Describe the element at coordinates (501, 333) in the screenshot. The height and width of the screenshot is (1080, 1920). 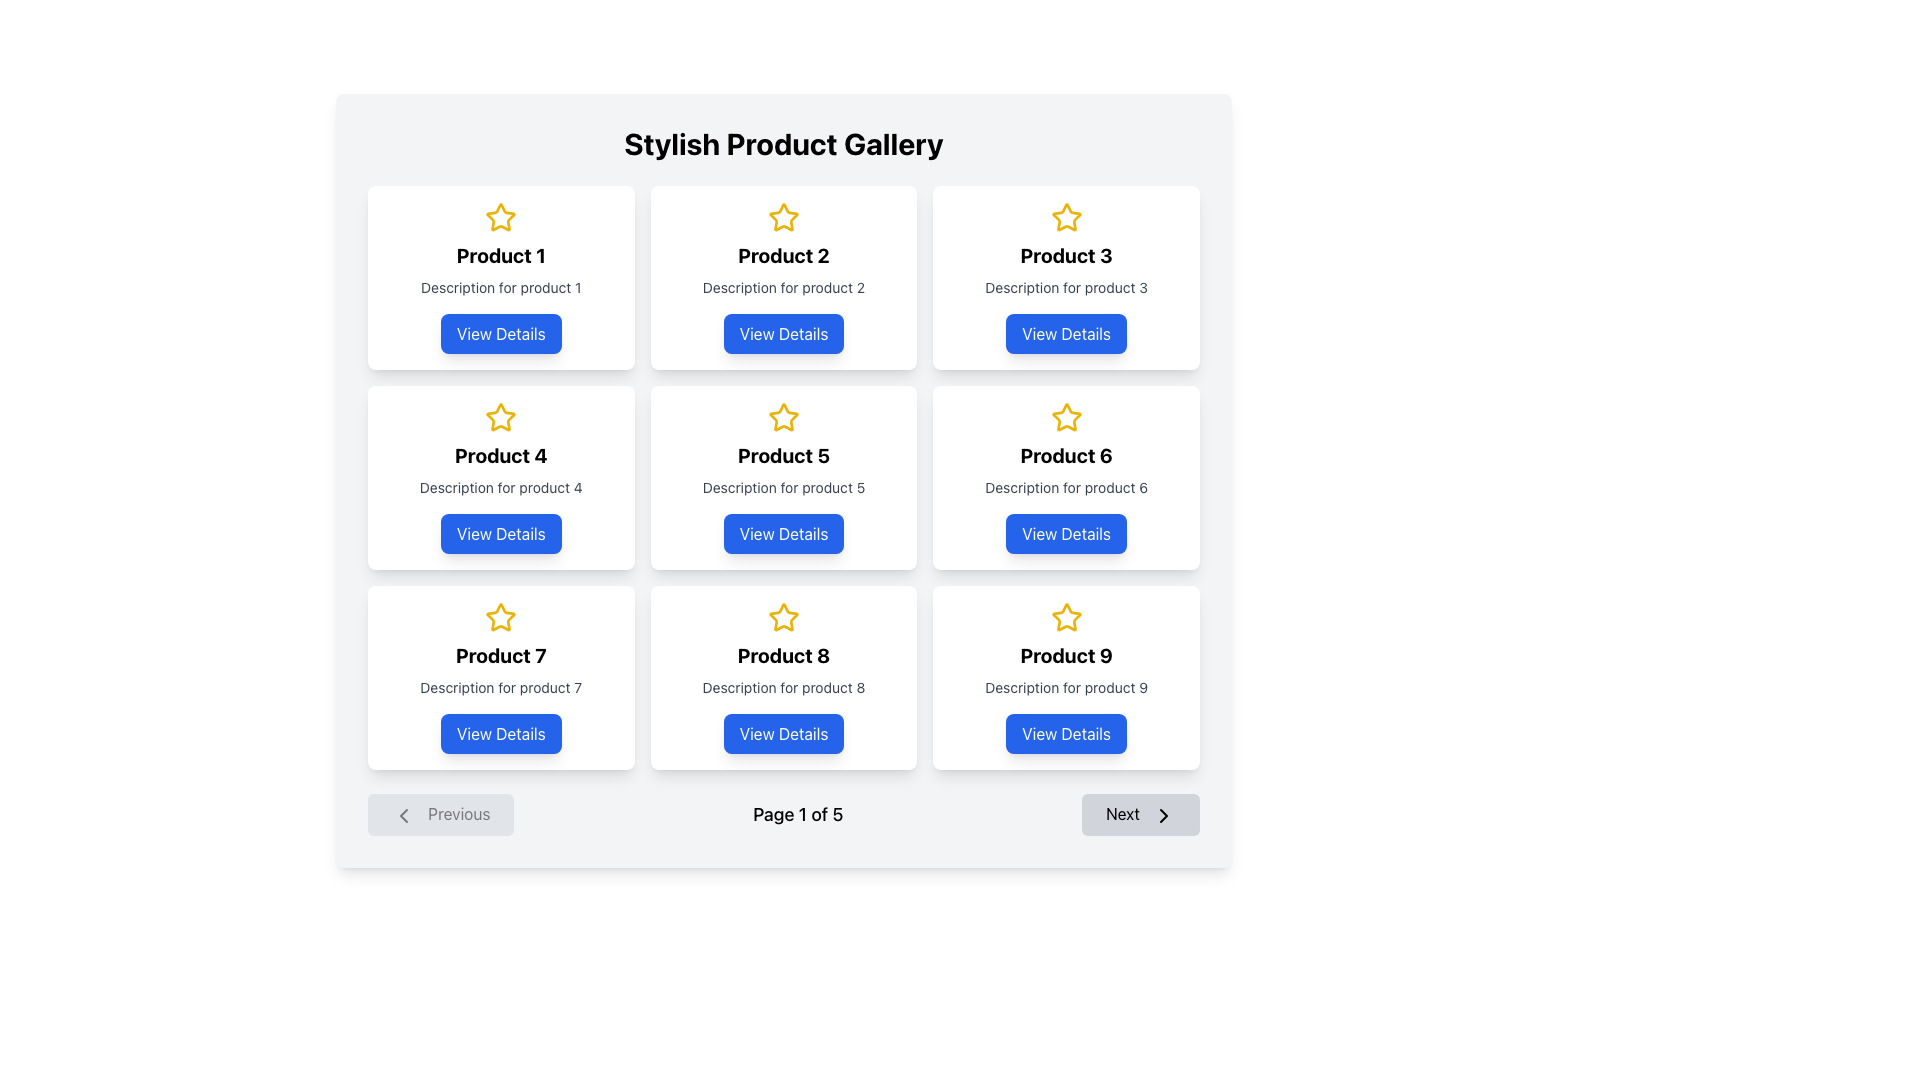
I see `the 'View Details' button, which is a rectangular button with a blue background and white text, located at the bottom of the card for 'Product 1'` at that location.